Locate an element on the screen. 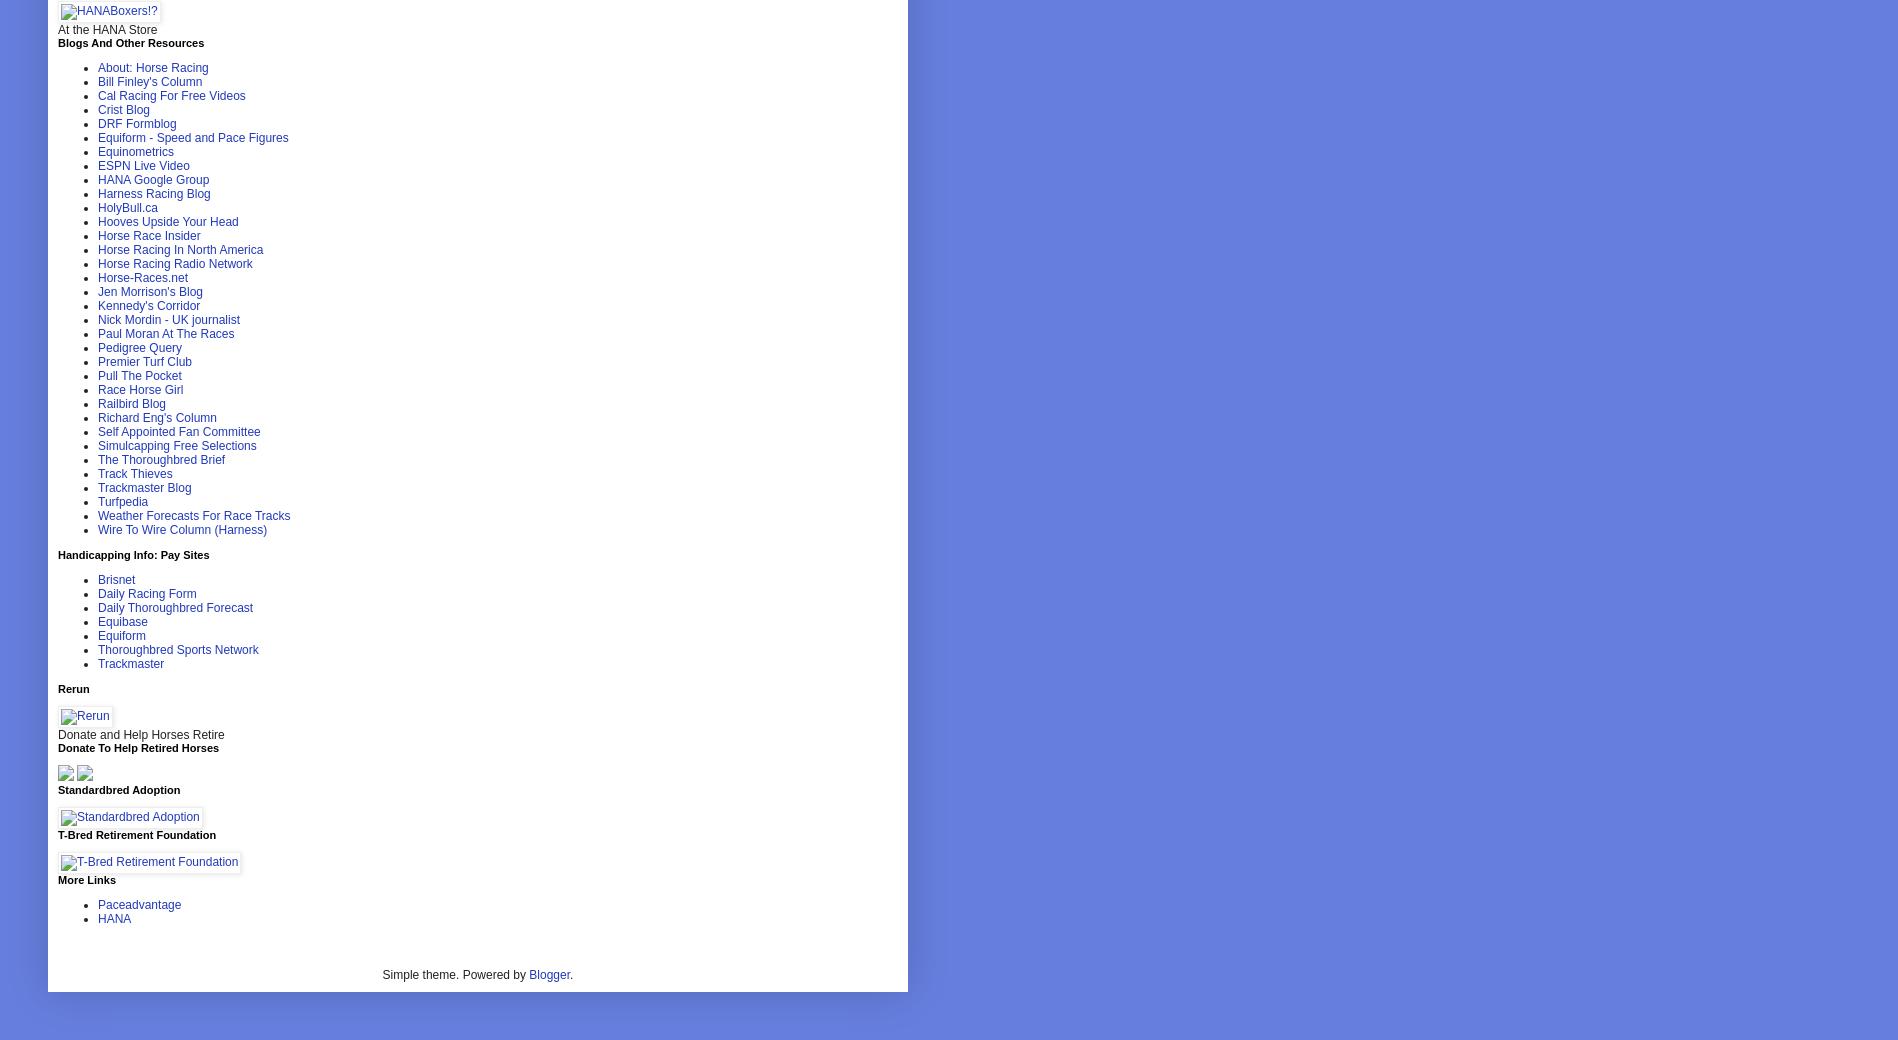 Image resolution: width=1898 pixels, height=1040 pixels. 'Donate and Help Horses Retire' is located at coordinates (141, 734).